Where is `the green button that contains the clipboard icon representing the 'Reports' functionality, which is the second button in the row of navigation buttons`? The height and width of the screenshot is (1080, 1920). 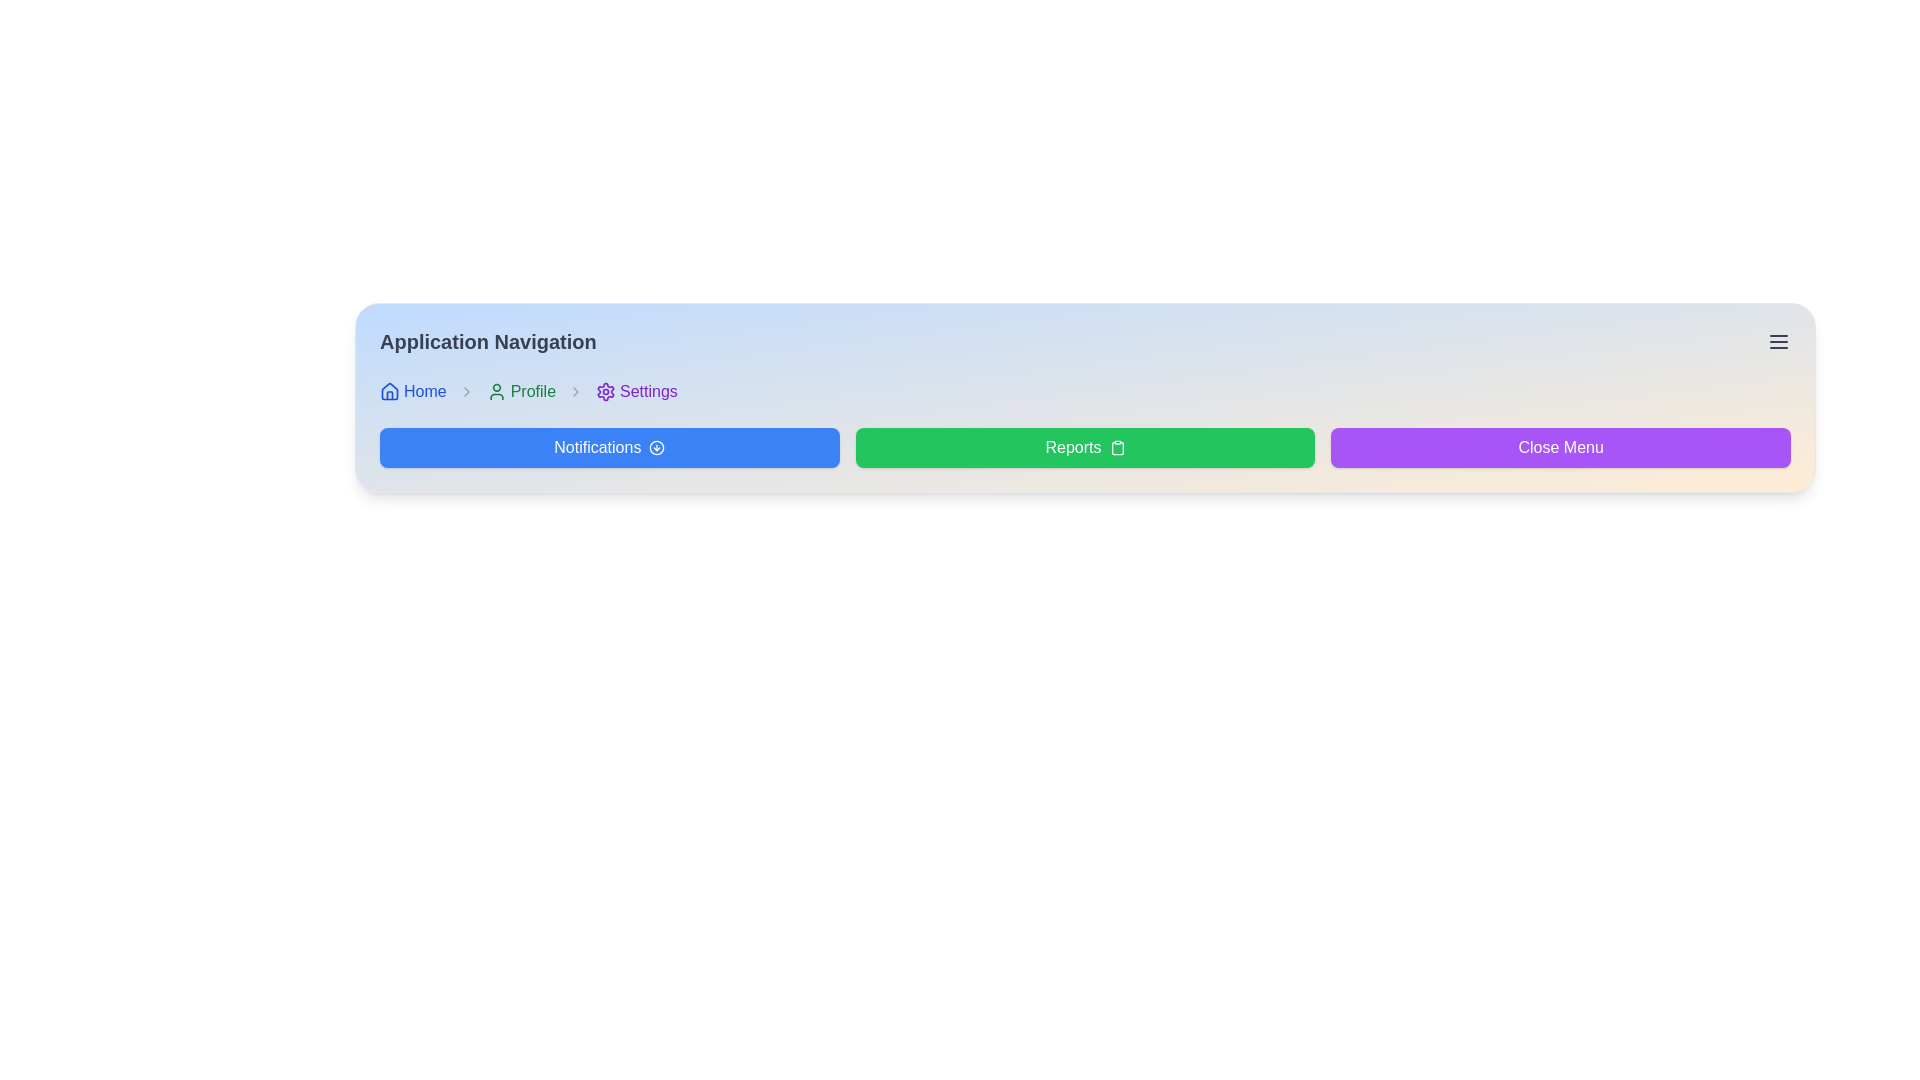
the green button that contains the clipboard icon representing the 'Reports' functionality, which is the second button in the row of navigation buttons is located at coordinates (1116, 446).